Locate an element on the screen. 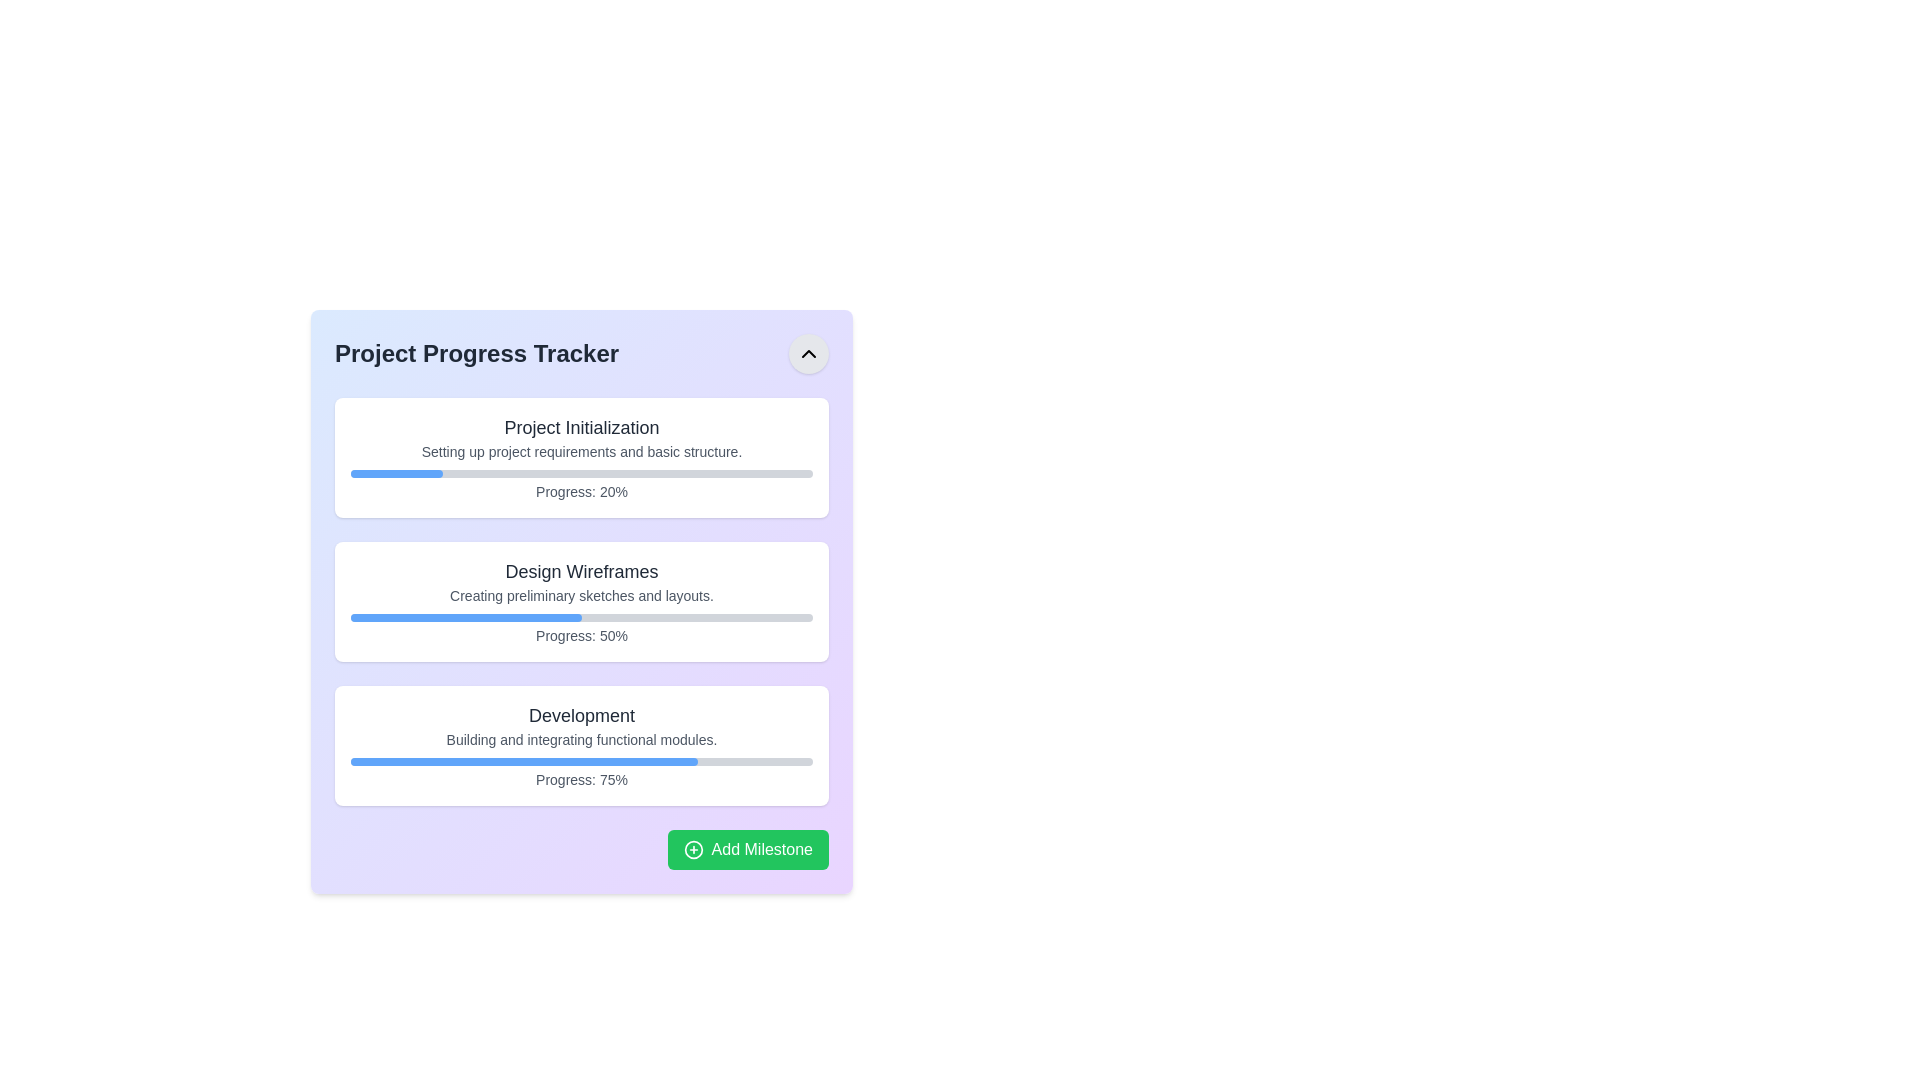 The image size is (1920, 1080). the upward-pointing chevron icon within the rounded button at the top-right corner of the 'Project Progress Tracker' card is located at coordinates (809, 353).